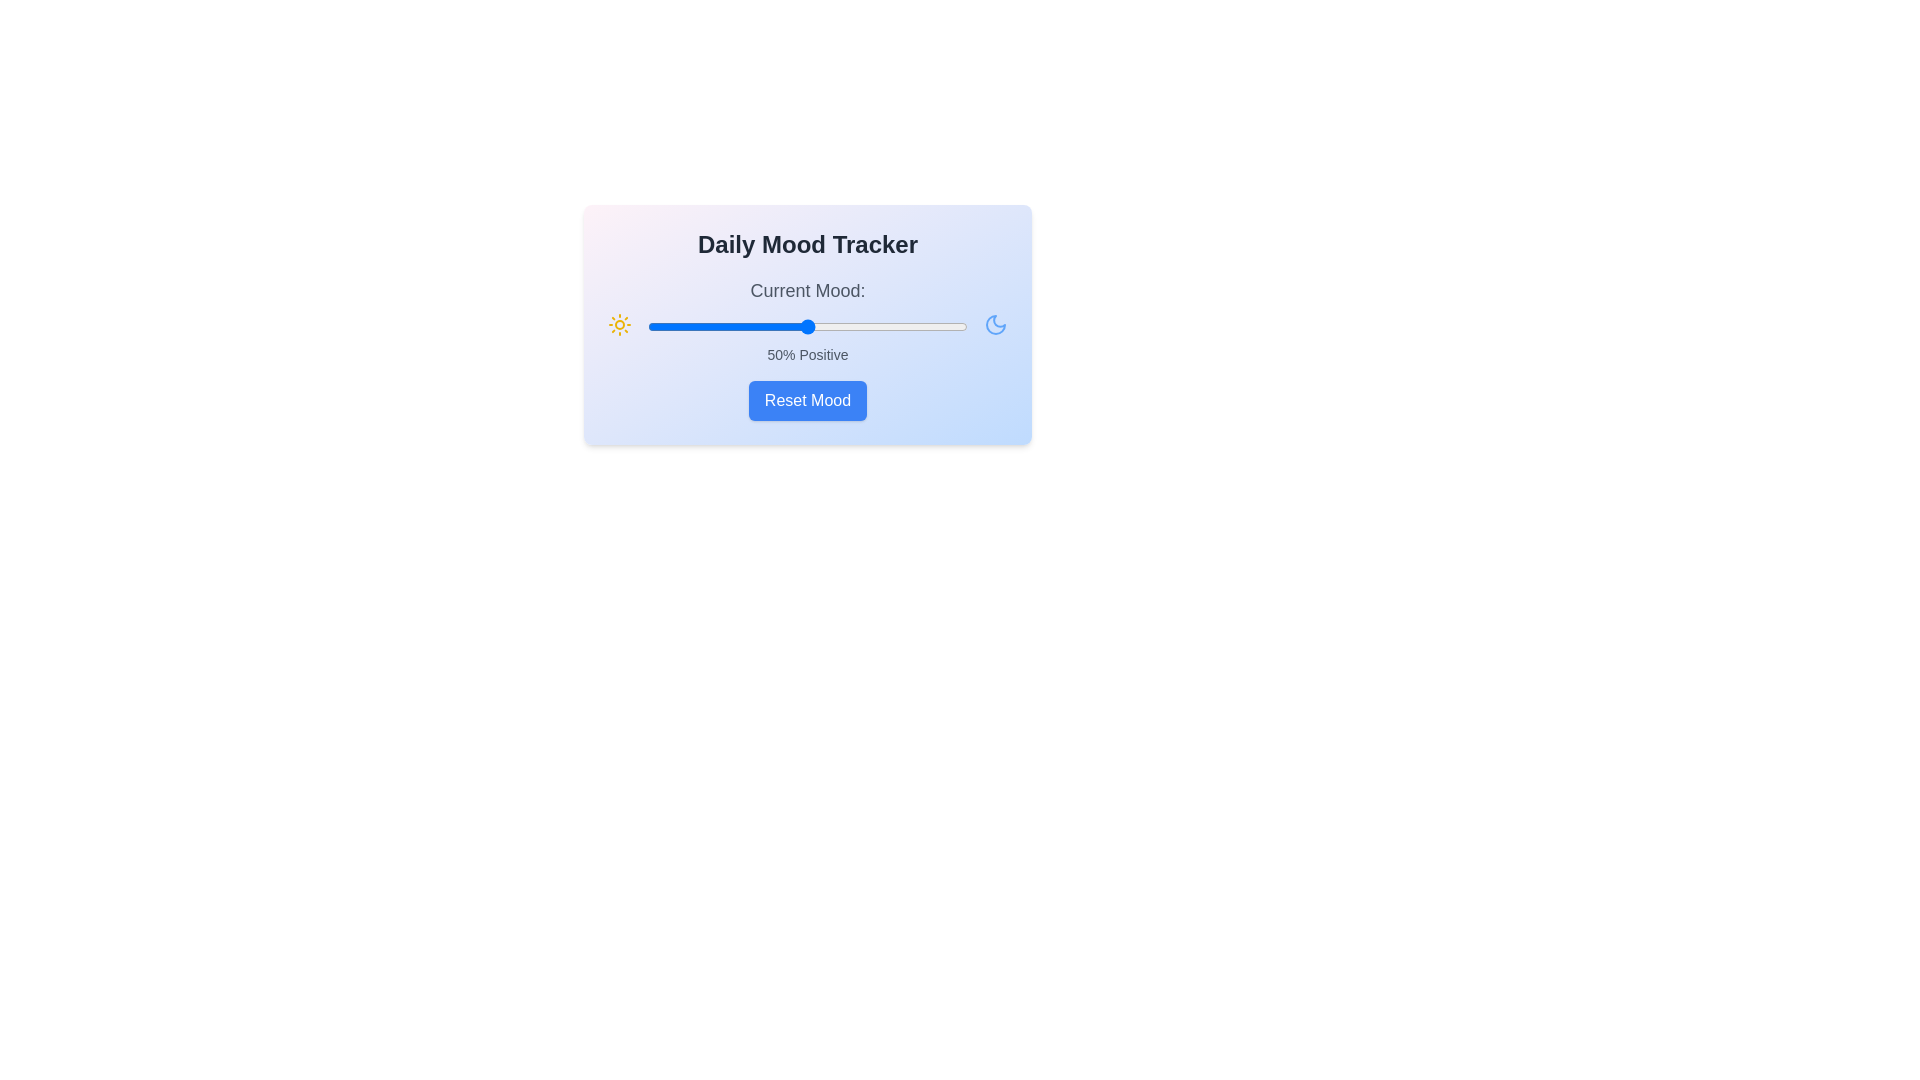 The height and width of the screenshot is (1080, 1920). What do you see at coordinates (807, 323) in the screenshot?
I see `the 'Reset Mood' button located on the mood tracking panel to reset the user's mood status` at bounding box center [807, 323].